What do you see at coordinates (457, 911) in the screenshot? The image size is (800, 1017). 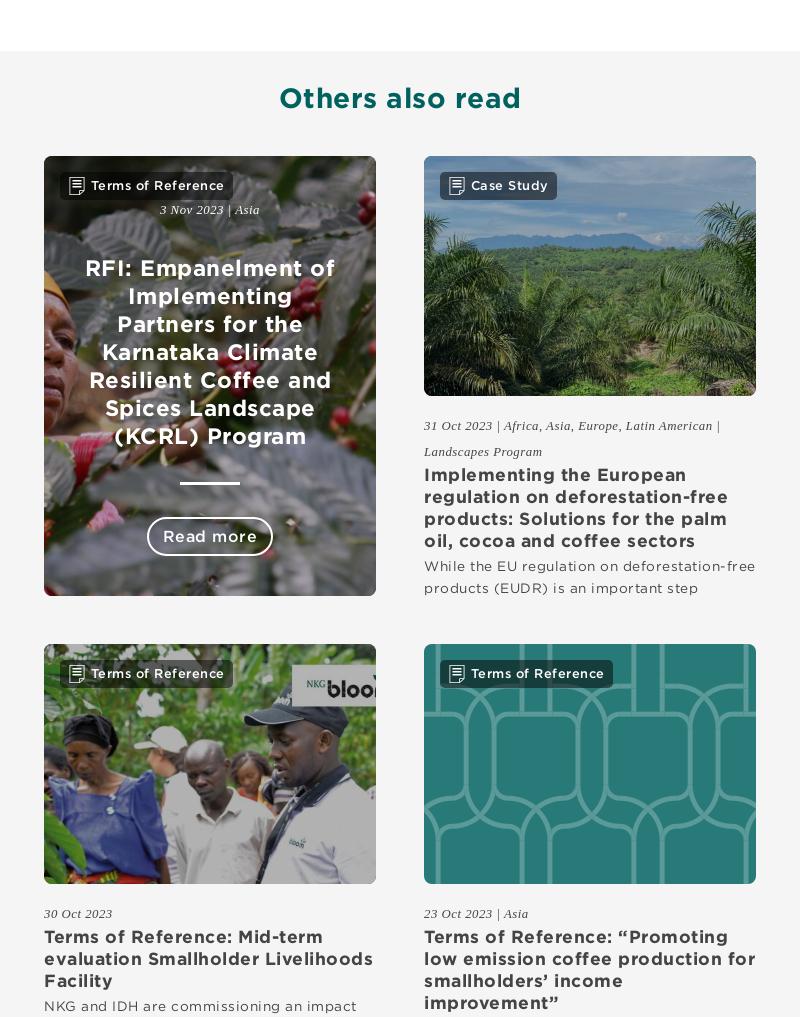 I see `'23 Oct 2023'` at bounding box center [457, 911].